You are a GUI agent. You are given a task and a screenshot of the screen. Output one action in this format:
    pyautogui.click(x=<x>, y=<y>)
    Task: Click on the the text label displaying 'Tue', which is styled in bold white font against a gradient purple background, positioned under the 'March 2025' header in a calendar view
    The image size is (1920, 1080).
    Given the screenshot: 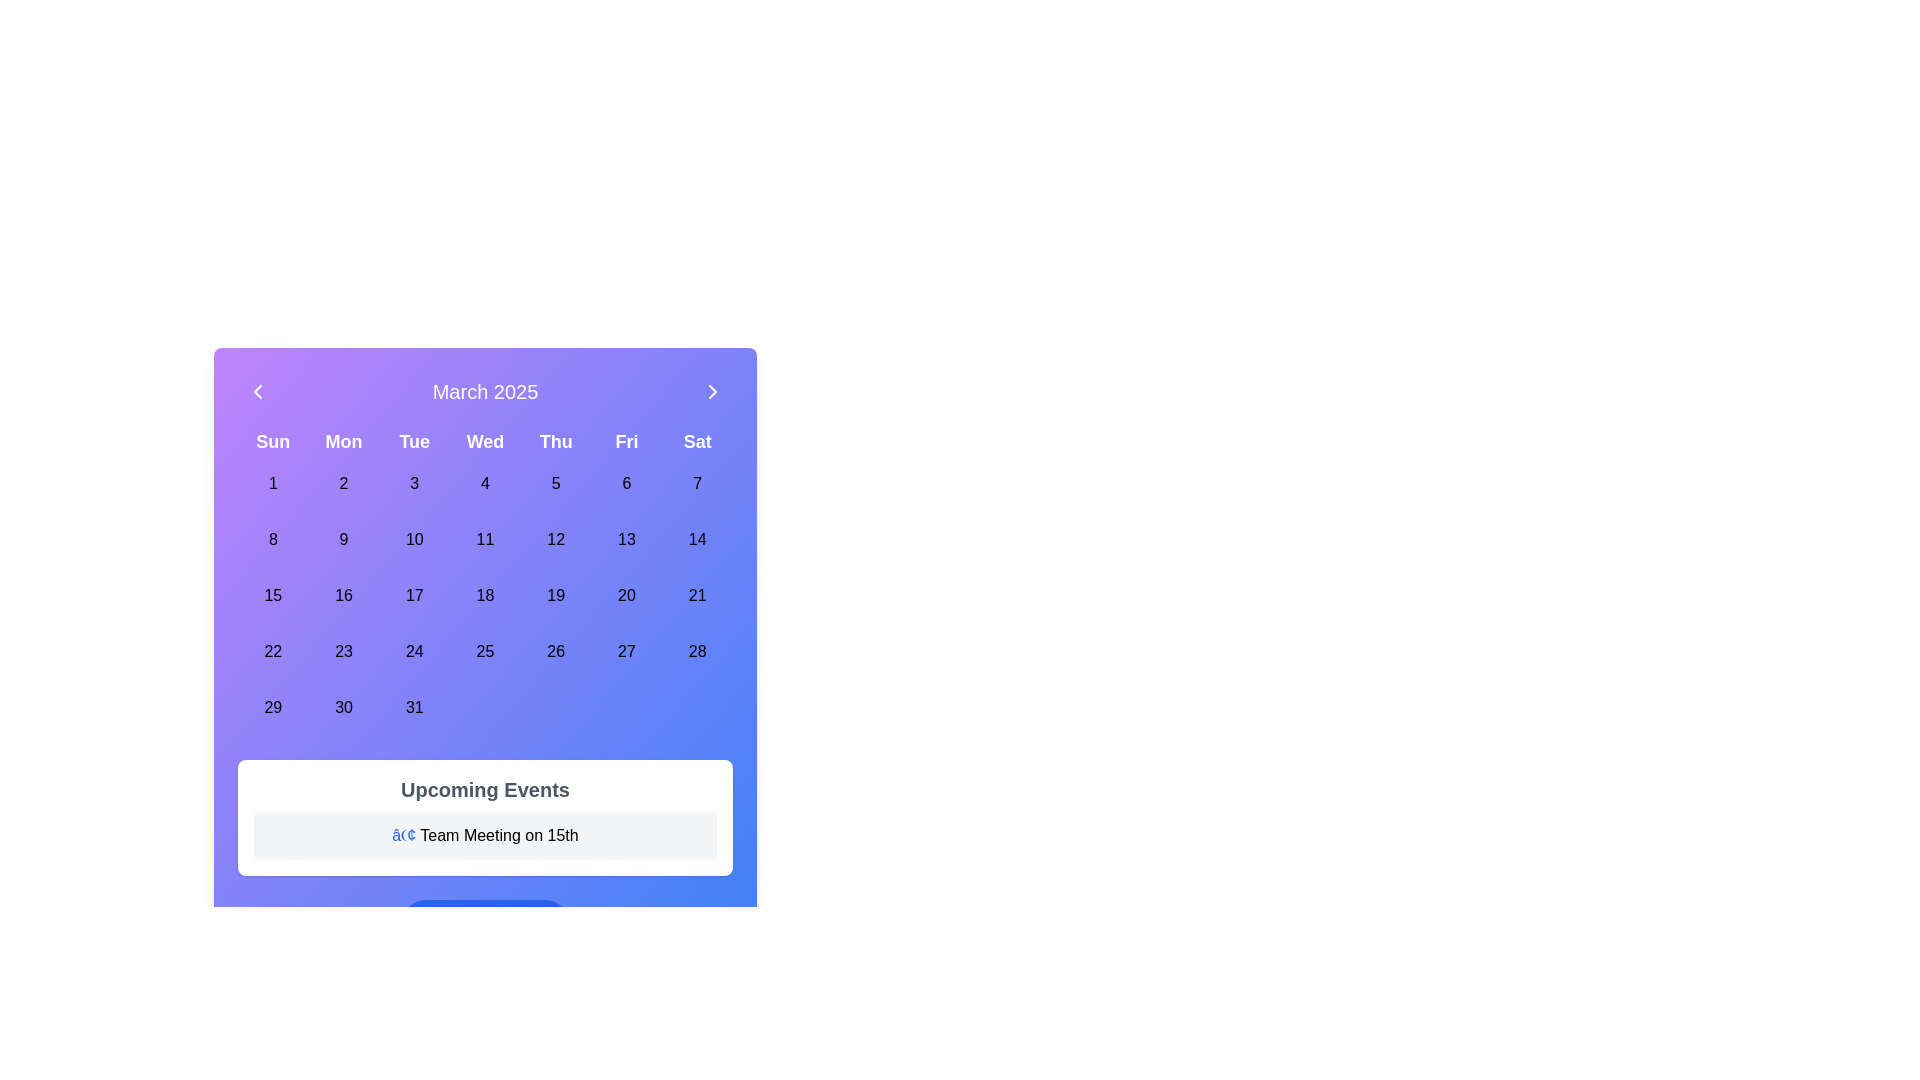 What is the action you would take?
    pyautogui.click(x=413, y=441)
    